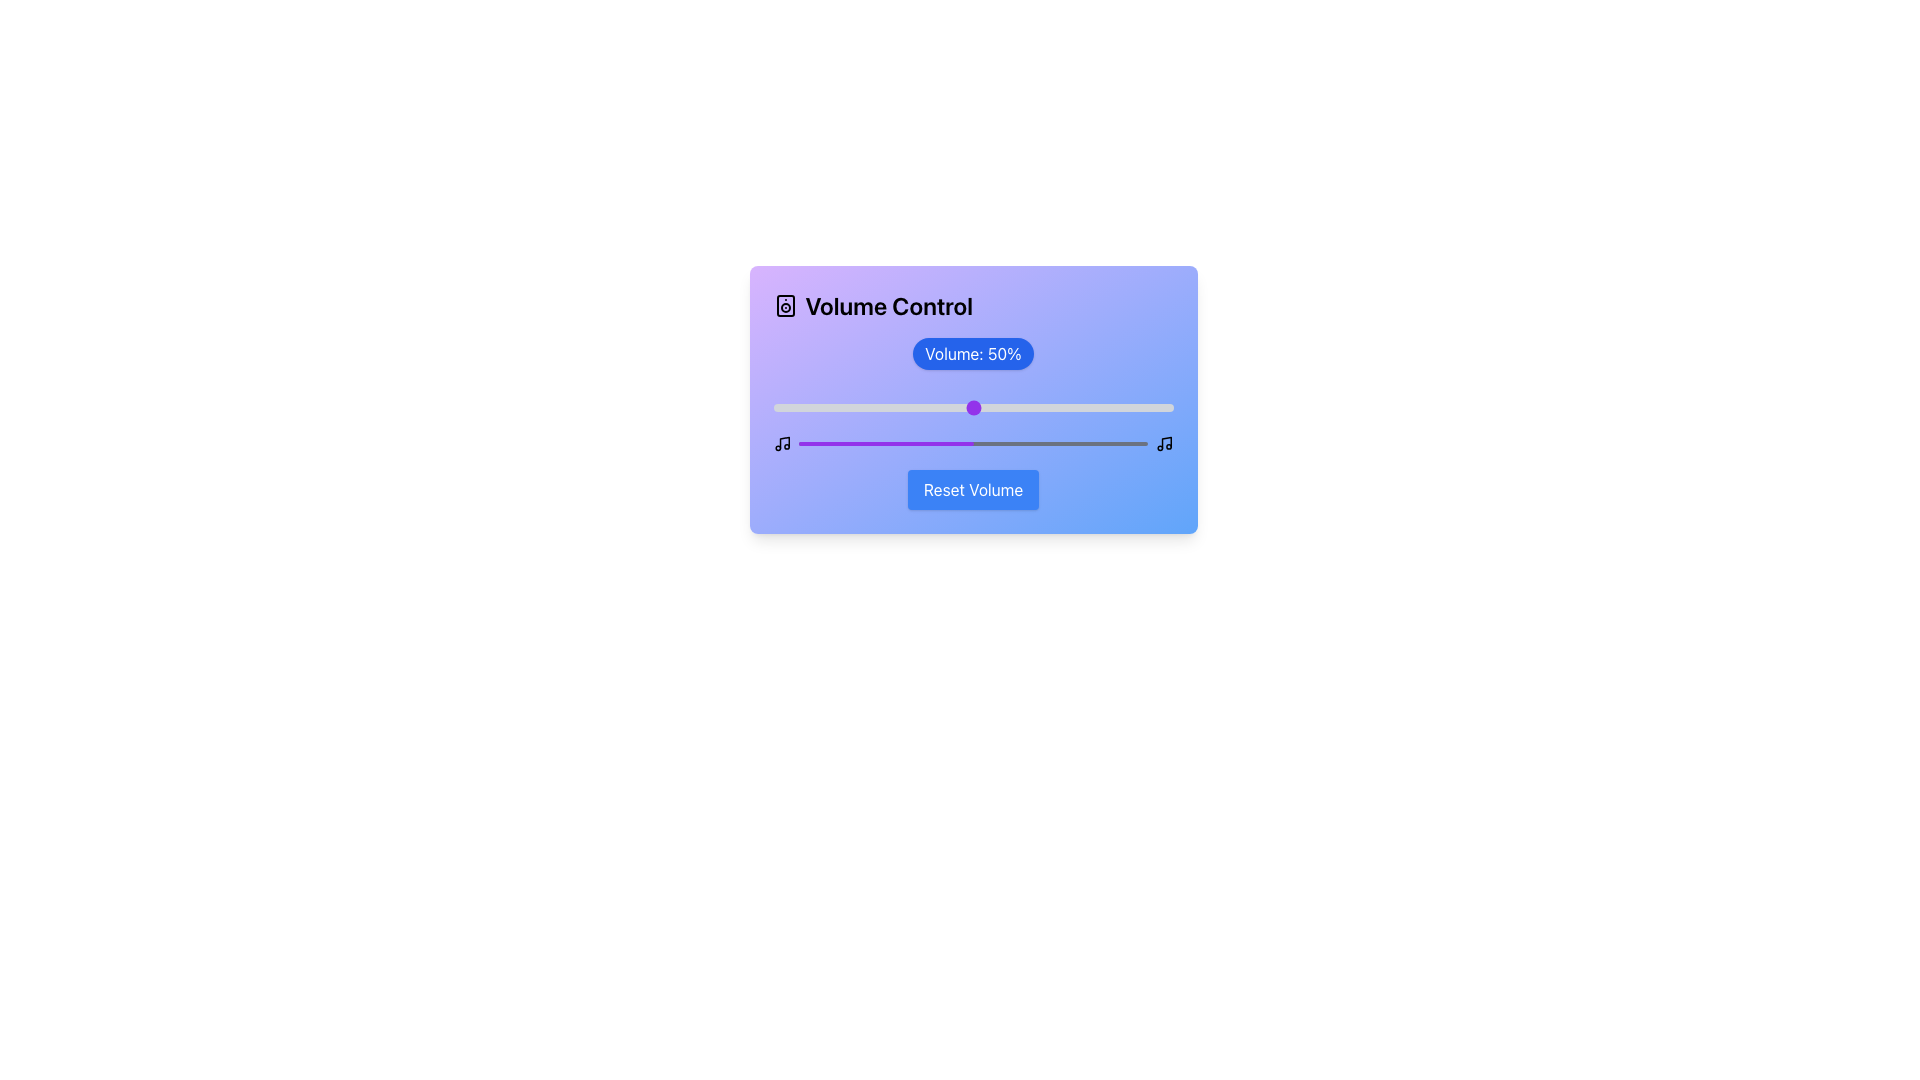 This screenshot has height=1080, width=1920. What do you see at coordinates (809, 442) in the screenshot?
I see `the volume` at bounding box center [809, 442].